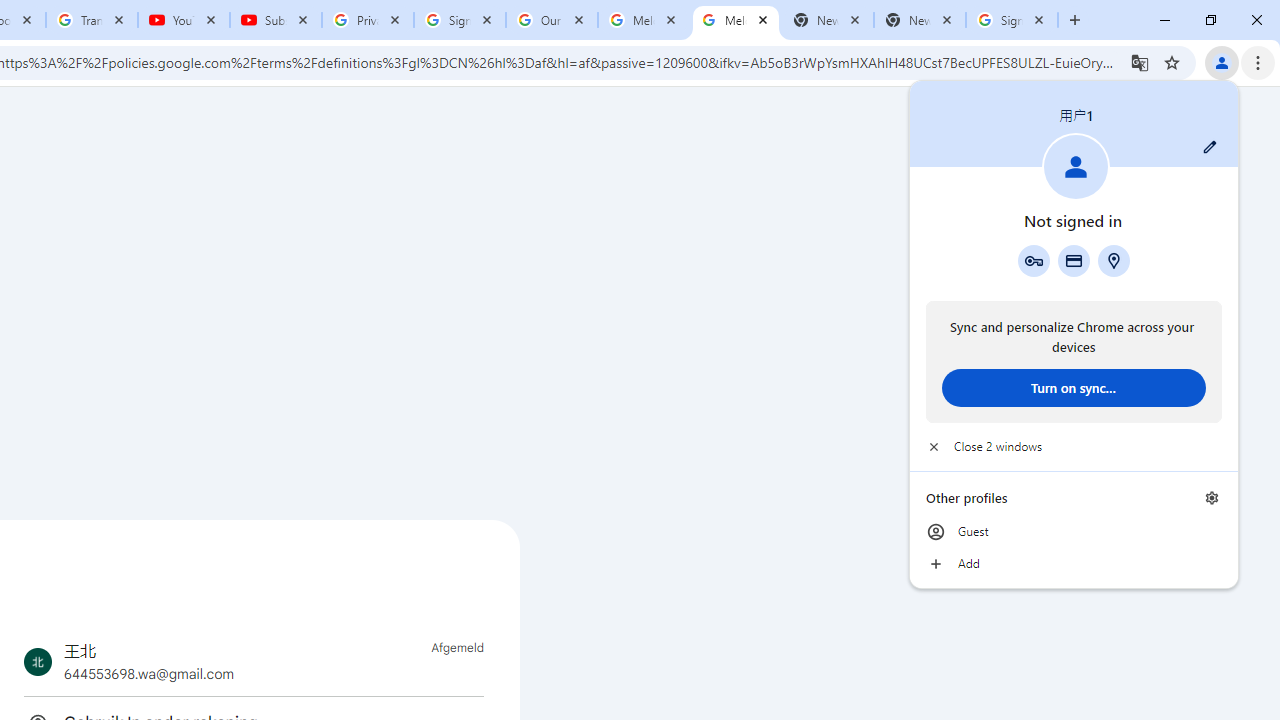 The height and width of the screenshot is (720, 1280). I want to click on 'Customize profile', so click(1209, 146).